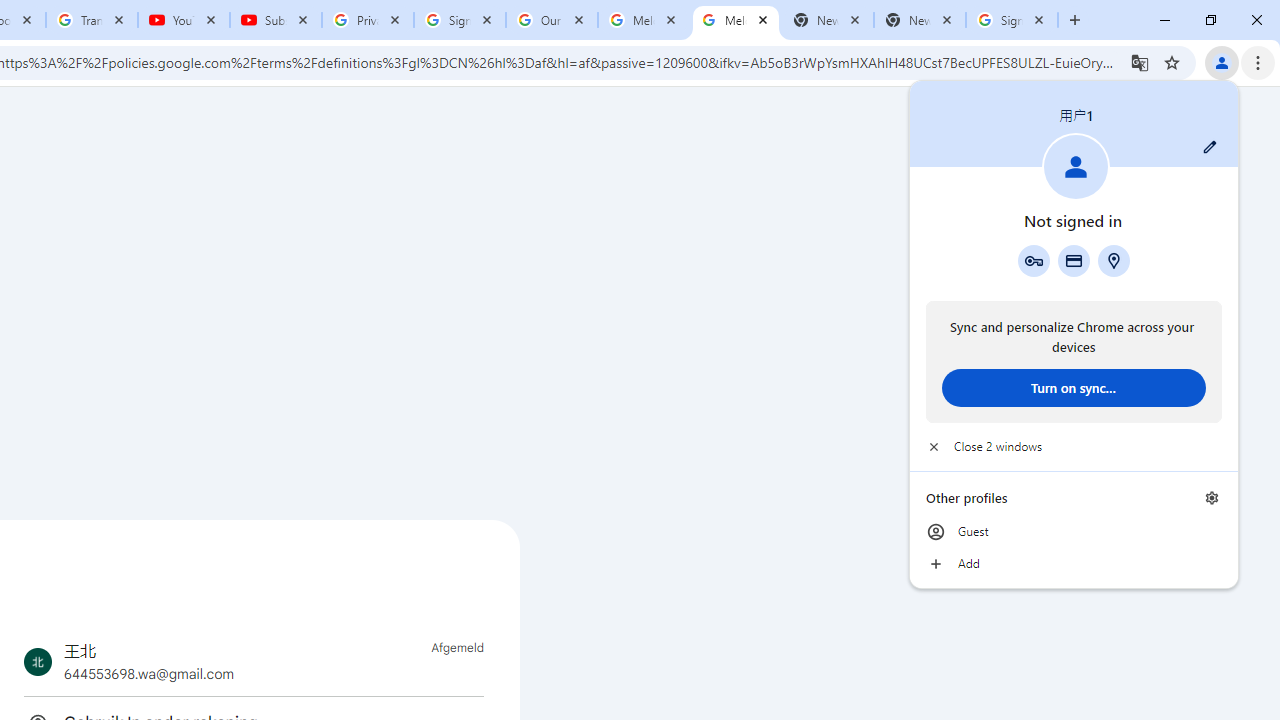 The height and width of the screenshot is (720, 1280). I want to click on 'Customize profile', so click(1209, 146).